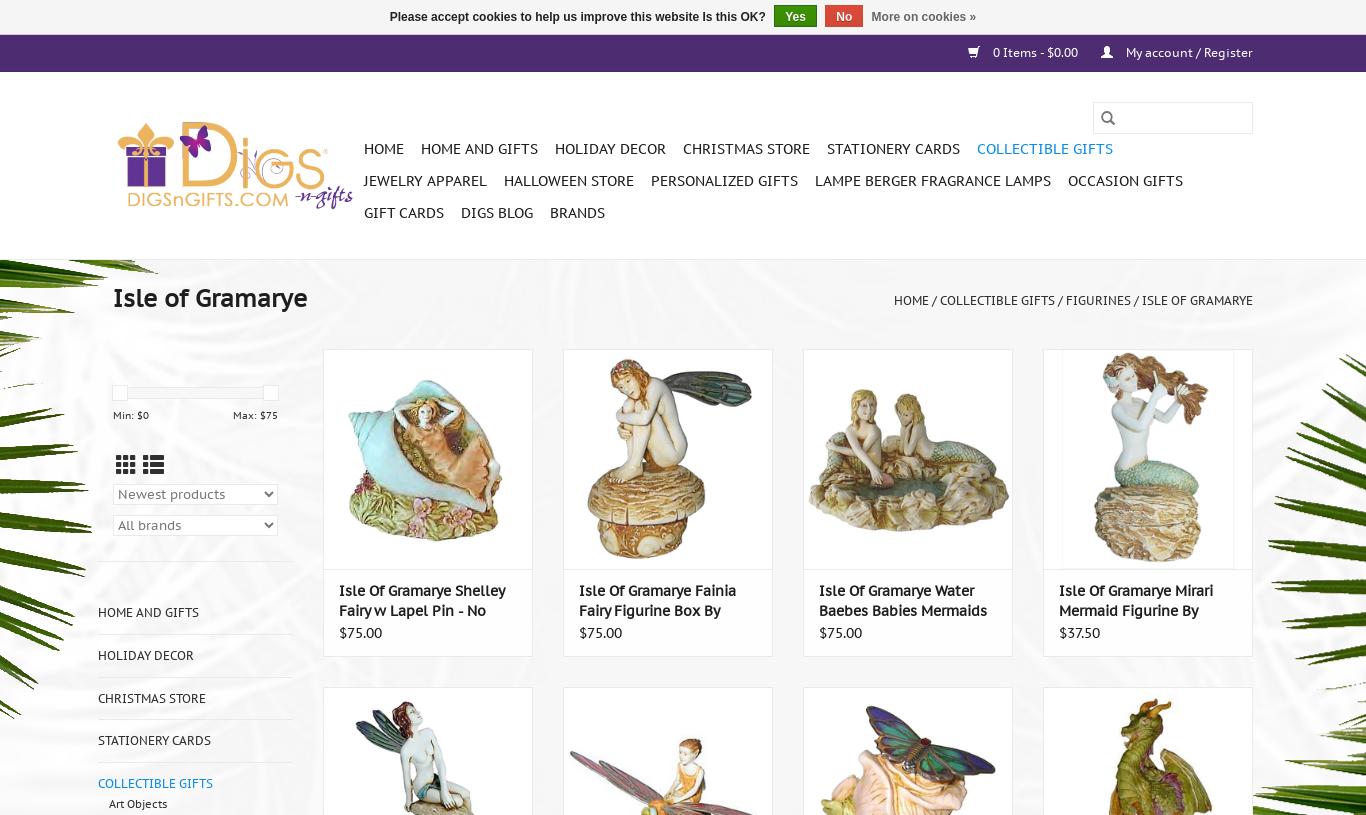 Image resolution: width=1366 pixels, height=815 pixels. I want to click on 'Halloween Store', so click(568, 181).